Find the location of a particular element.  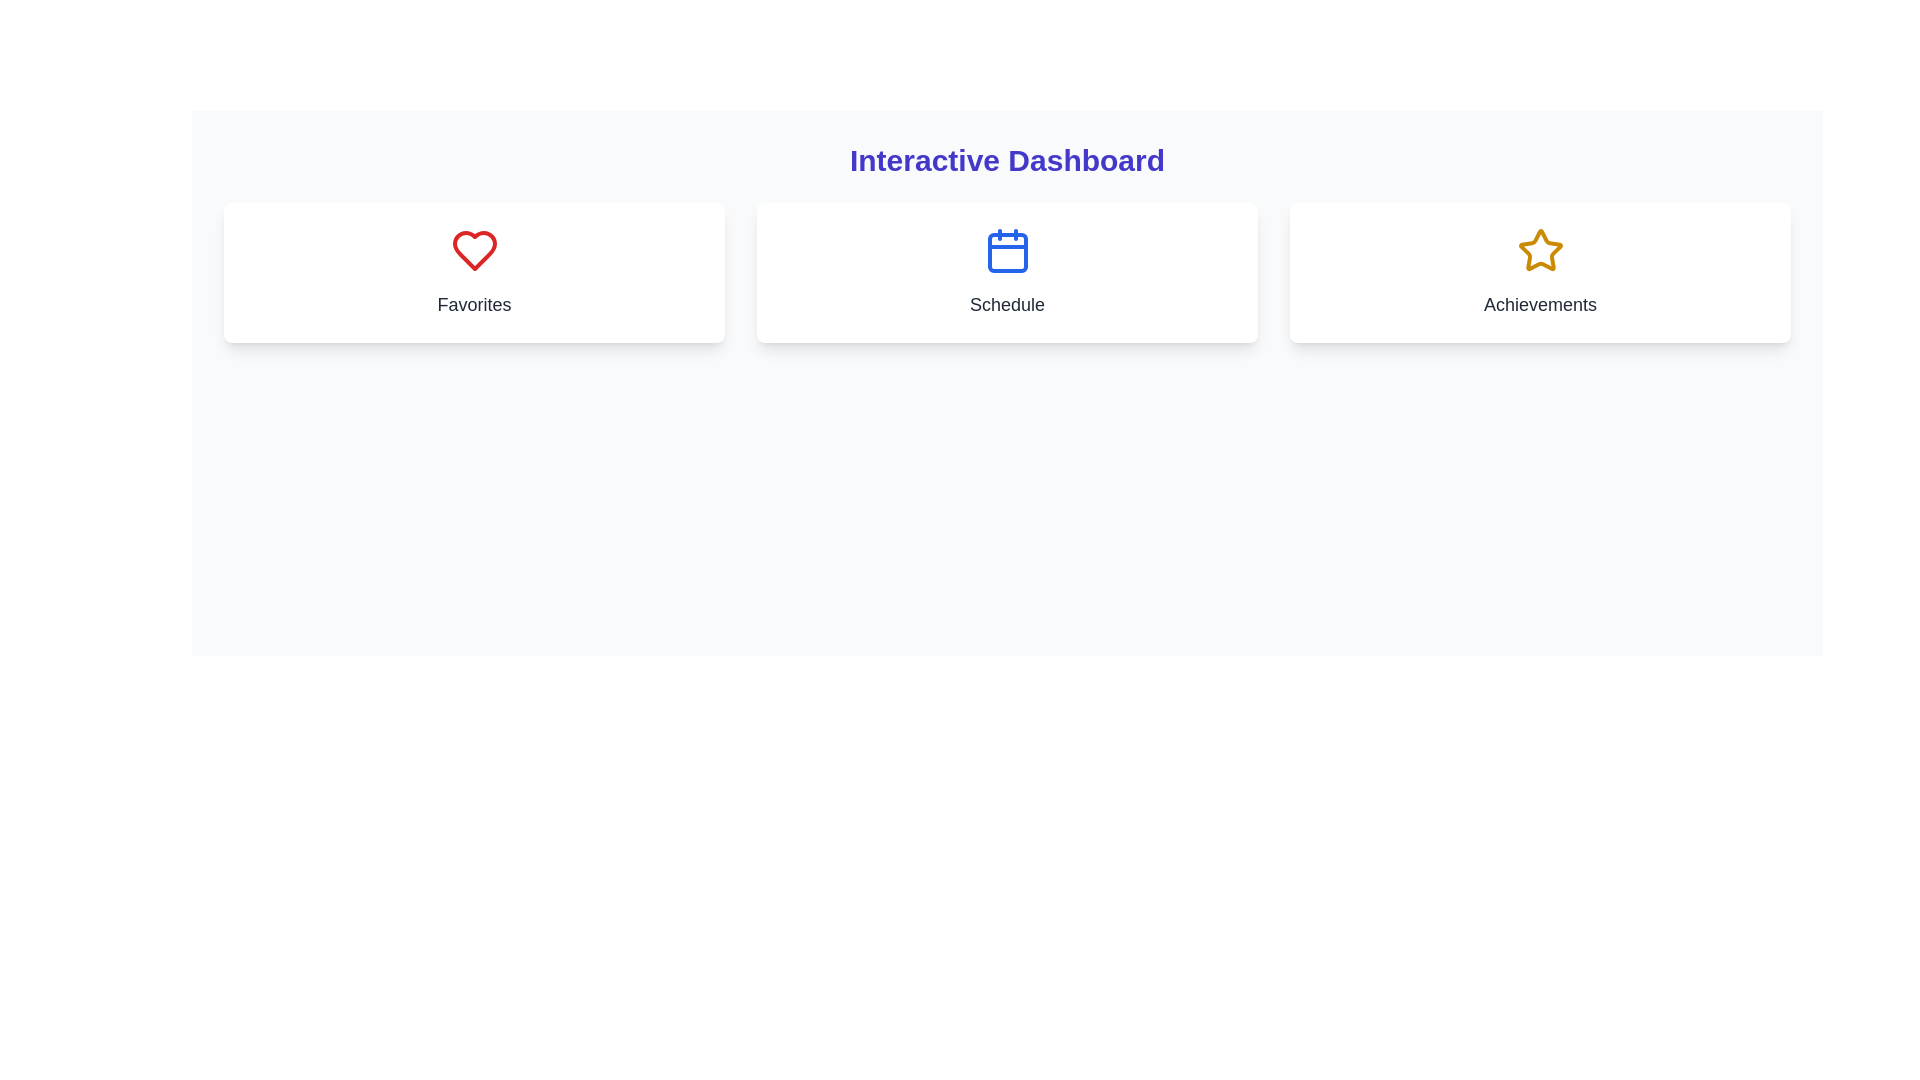

the rightmost card labeled 'Achievements' in the three-card row, which also includes 'Schedule' and 'Favorites' is located at coordinates (1539, 273).